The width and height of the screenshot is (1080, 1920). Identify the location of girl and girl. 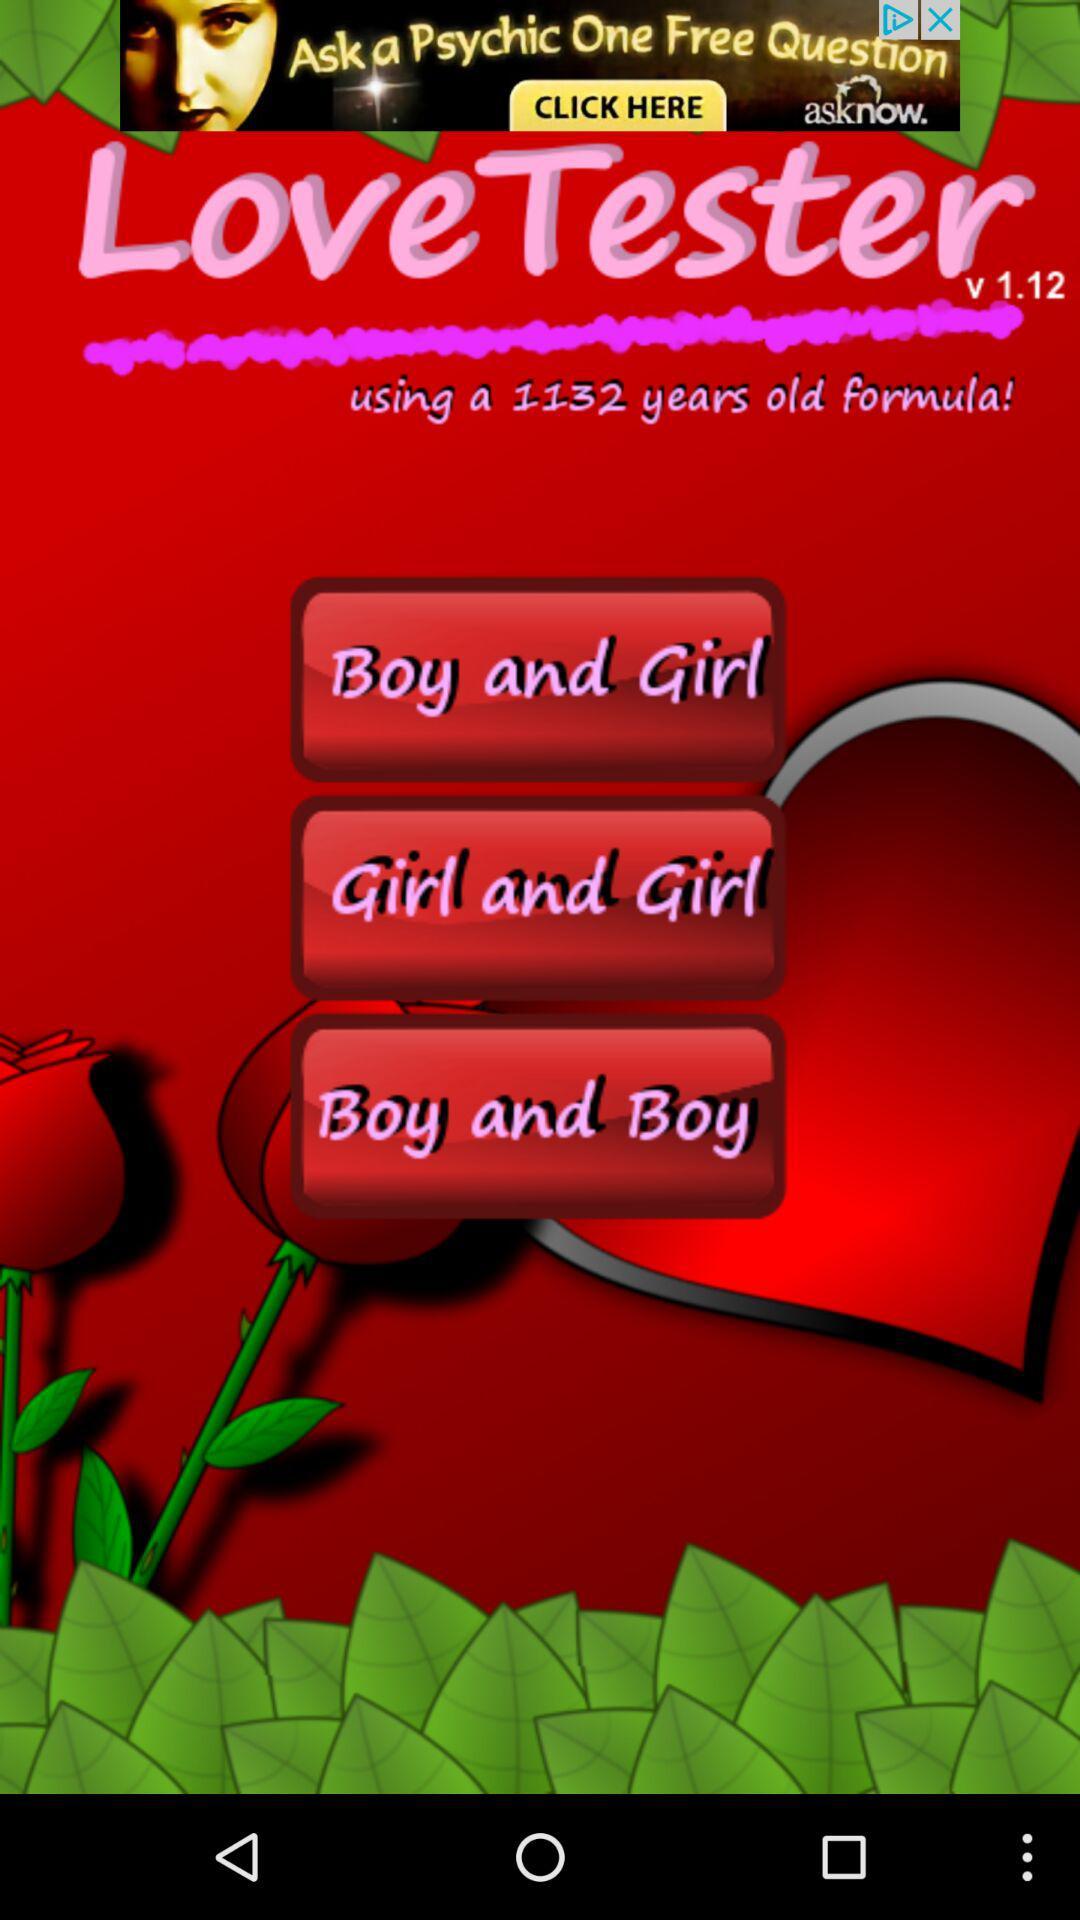
(540, 895).